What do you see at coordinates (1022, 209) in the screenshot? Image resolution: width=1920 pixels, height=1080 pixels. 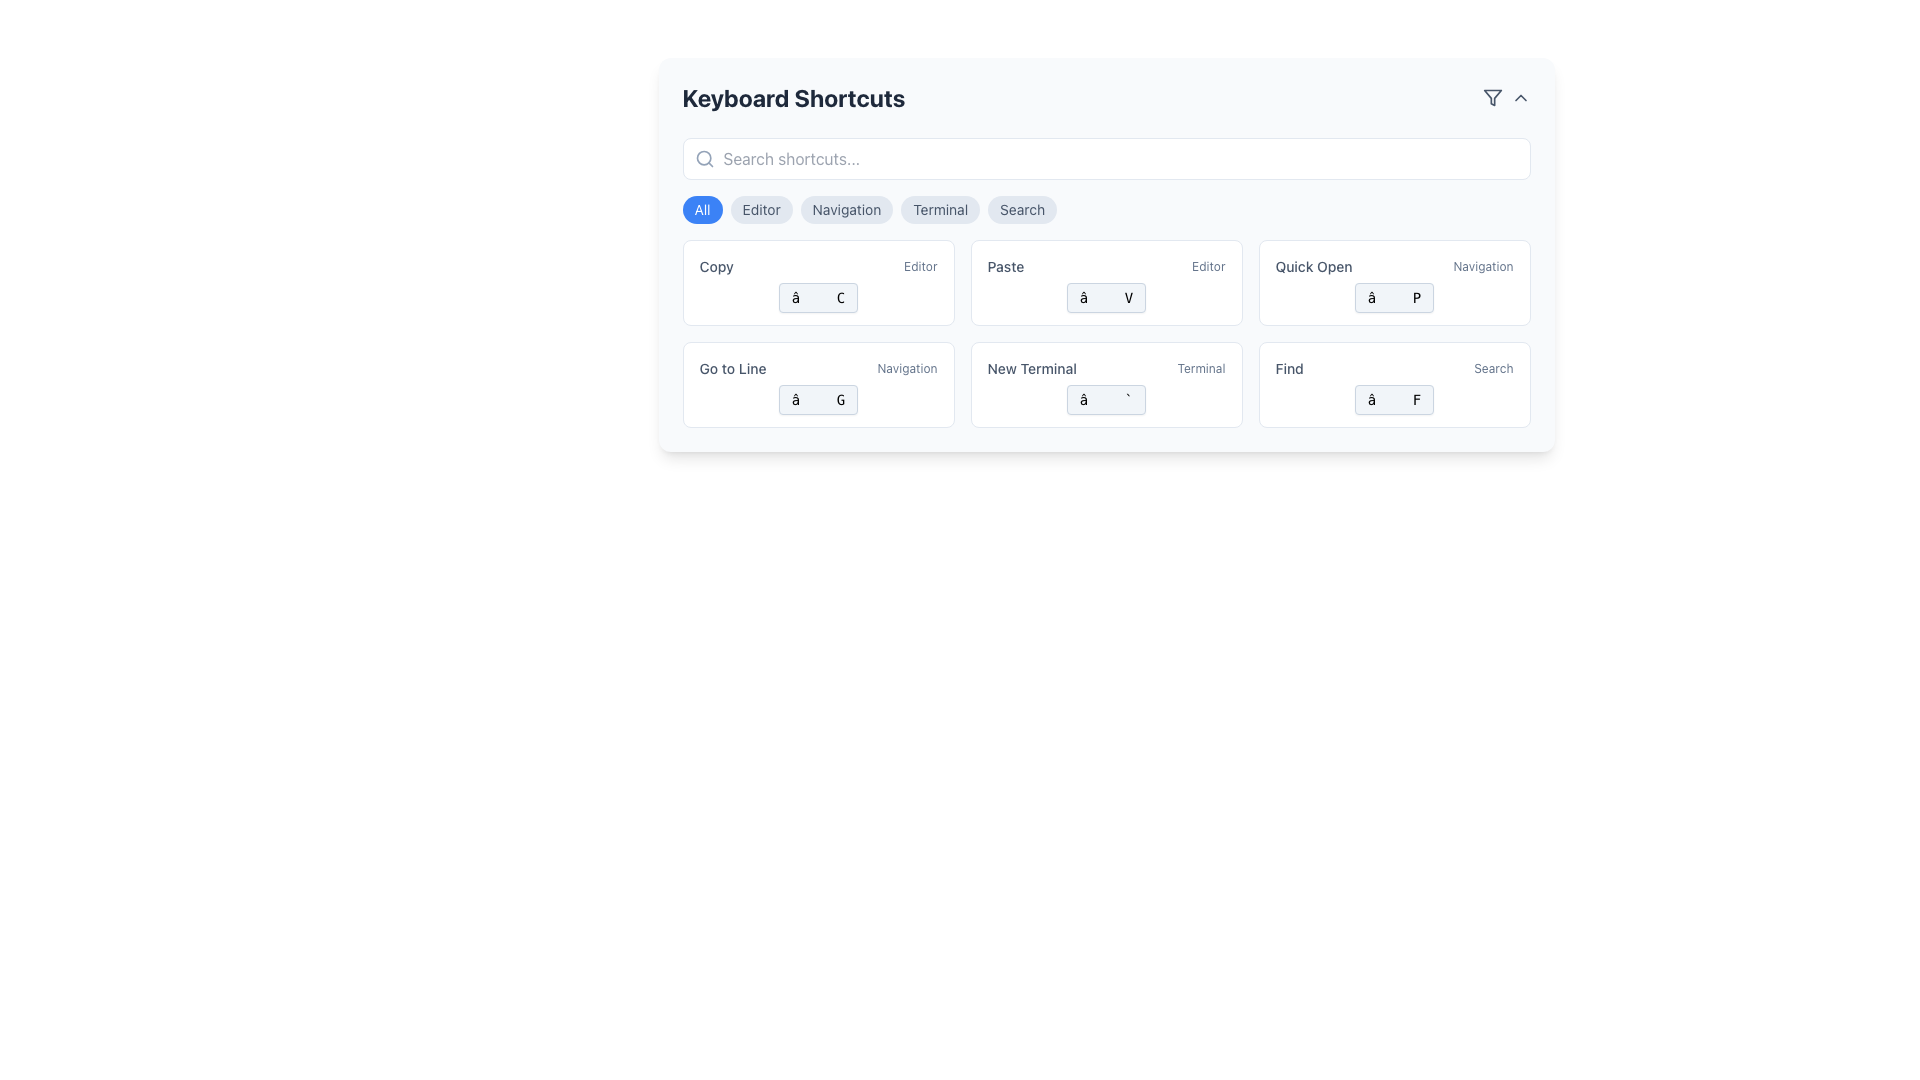 I see `the fifth button in the horizontal list titled 'Search'` at bounding box center [1022, 209].